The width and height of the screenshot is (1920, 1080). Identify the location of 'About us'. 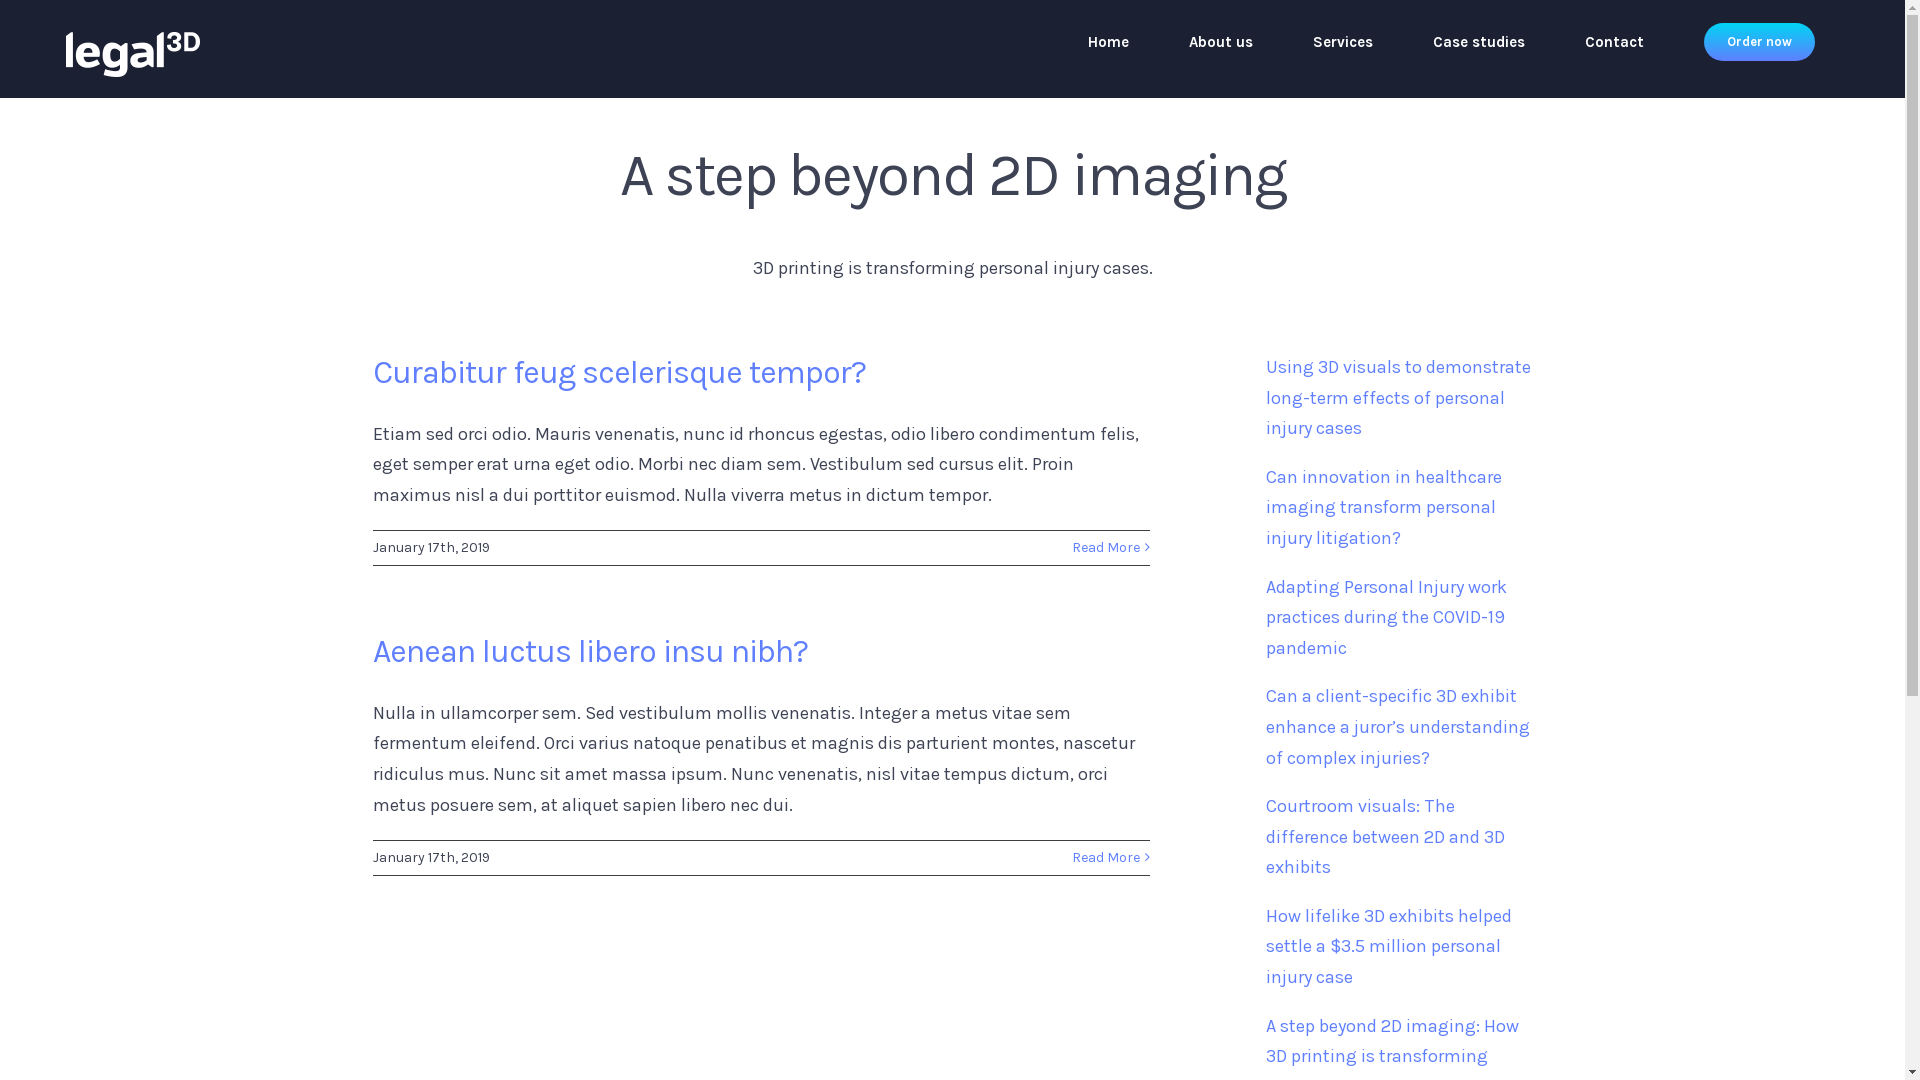
(1219, 42).